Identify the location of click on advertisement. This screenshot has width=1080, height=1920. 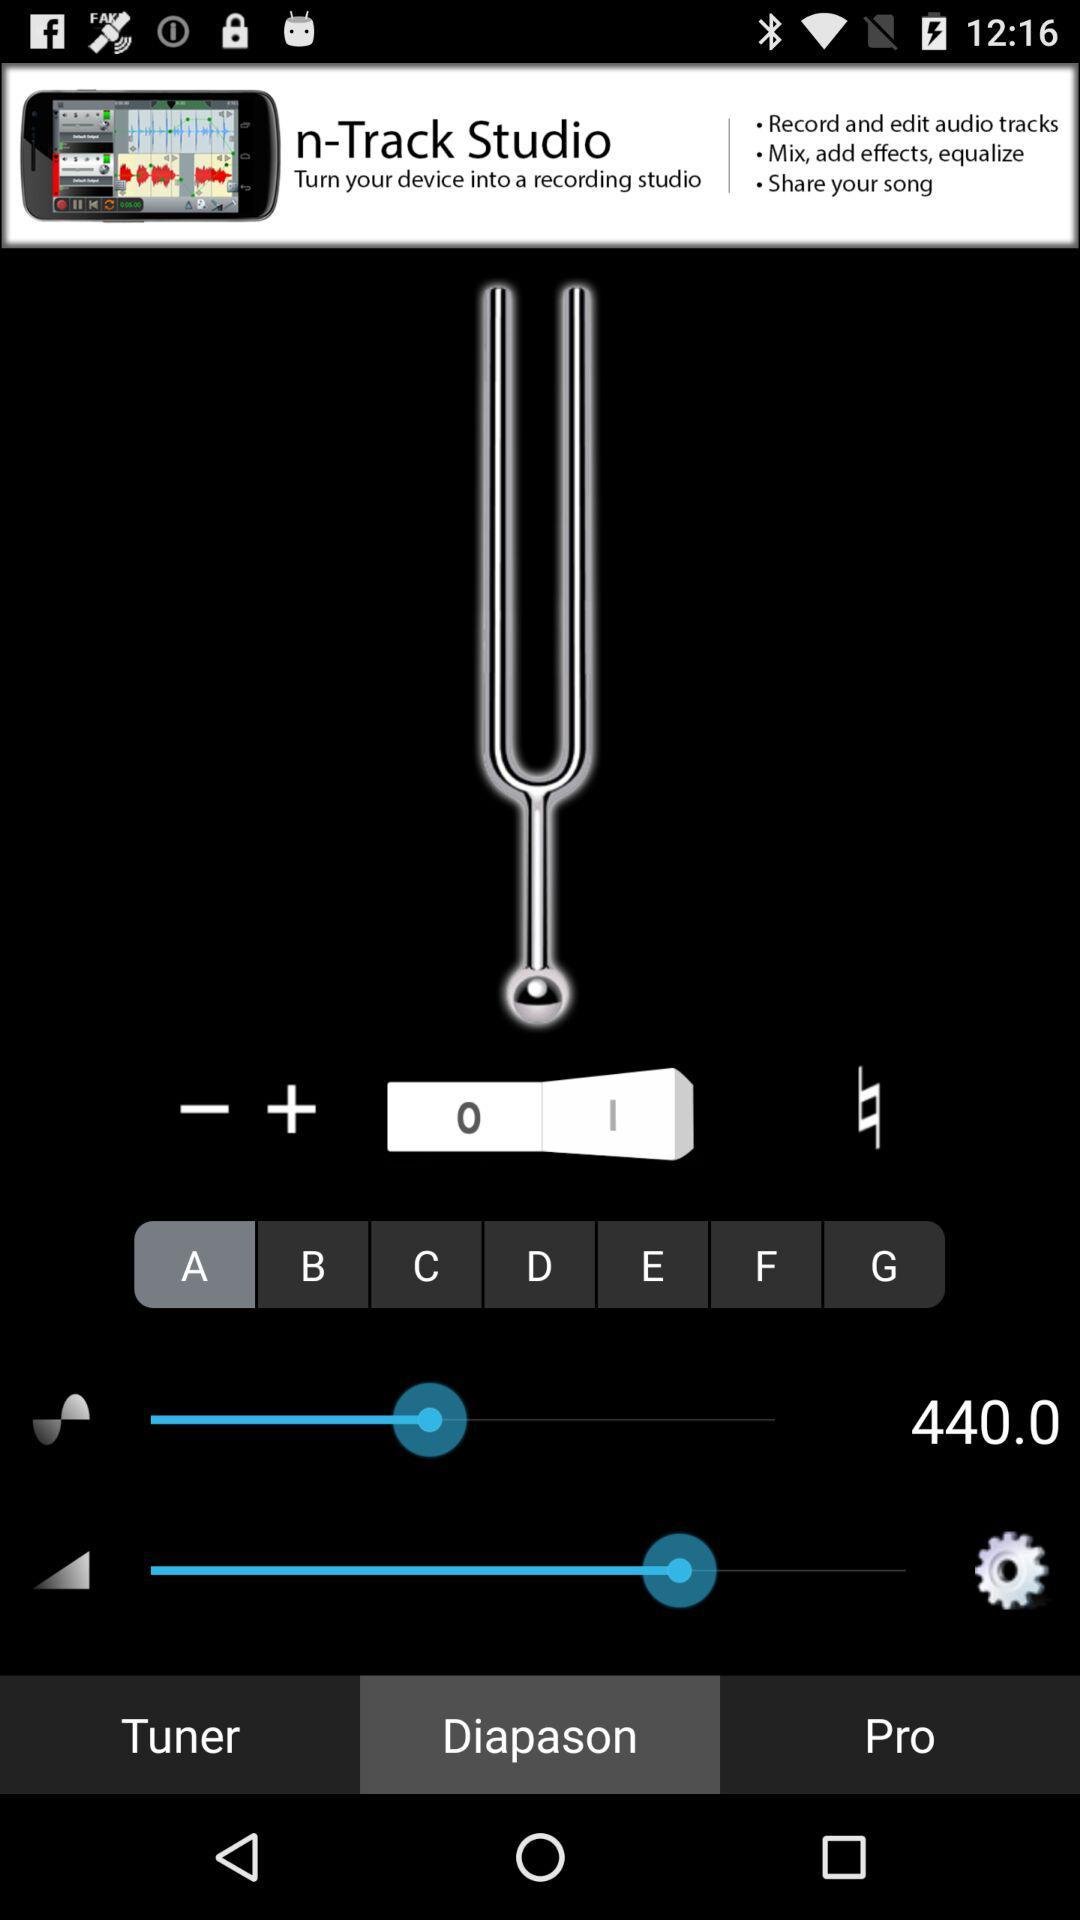
(540, 154).